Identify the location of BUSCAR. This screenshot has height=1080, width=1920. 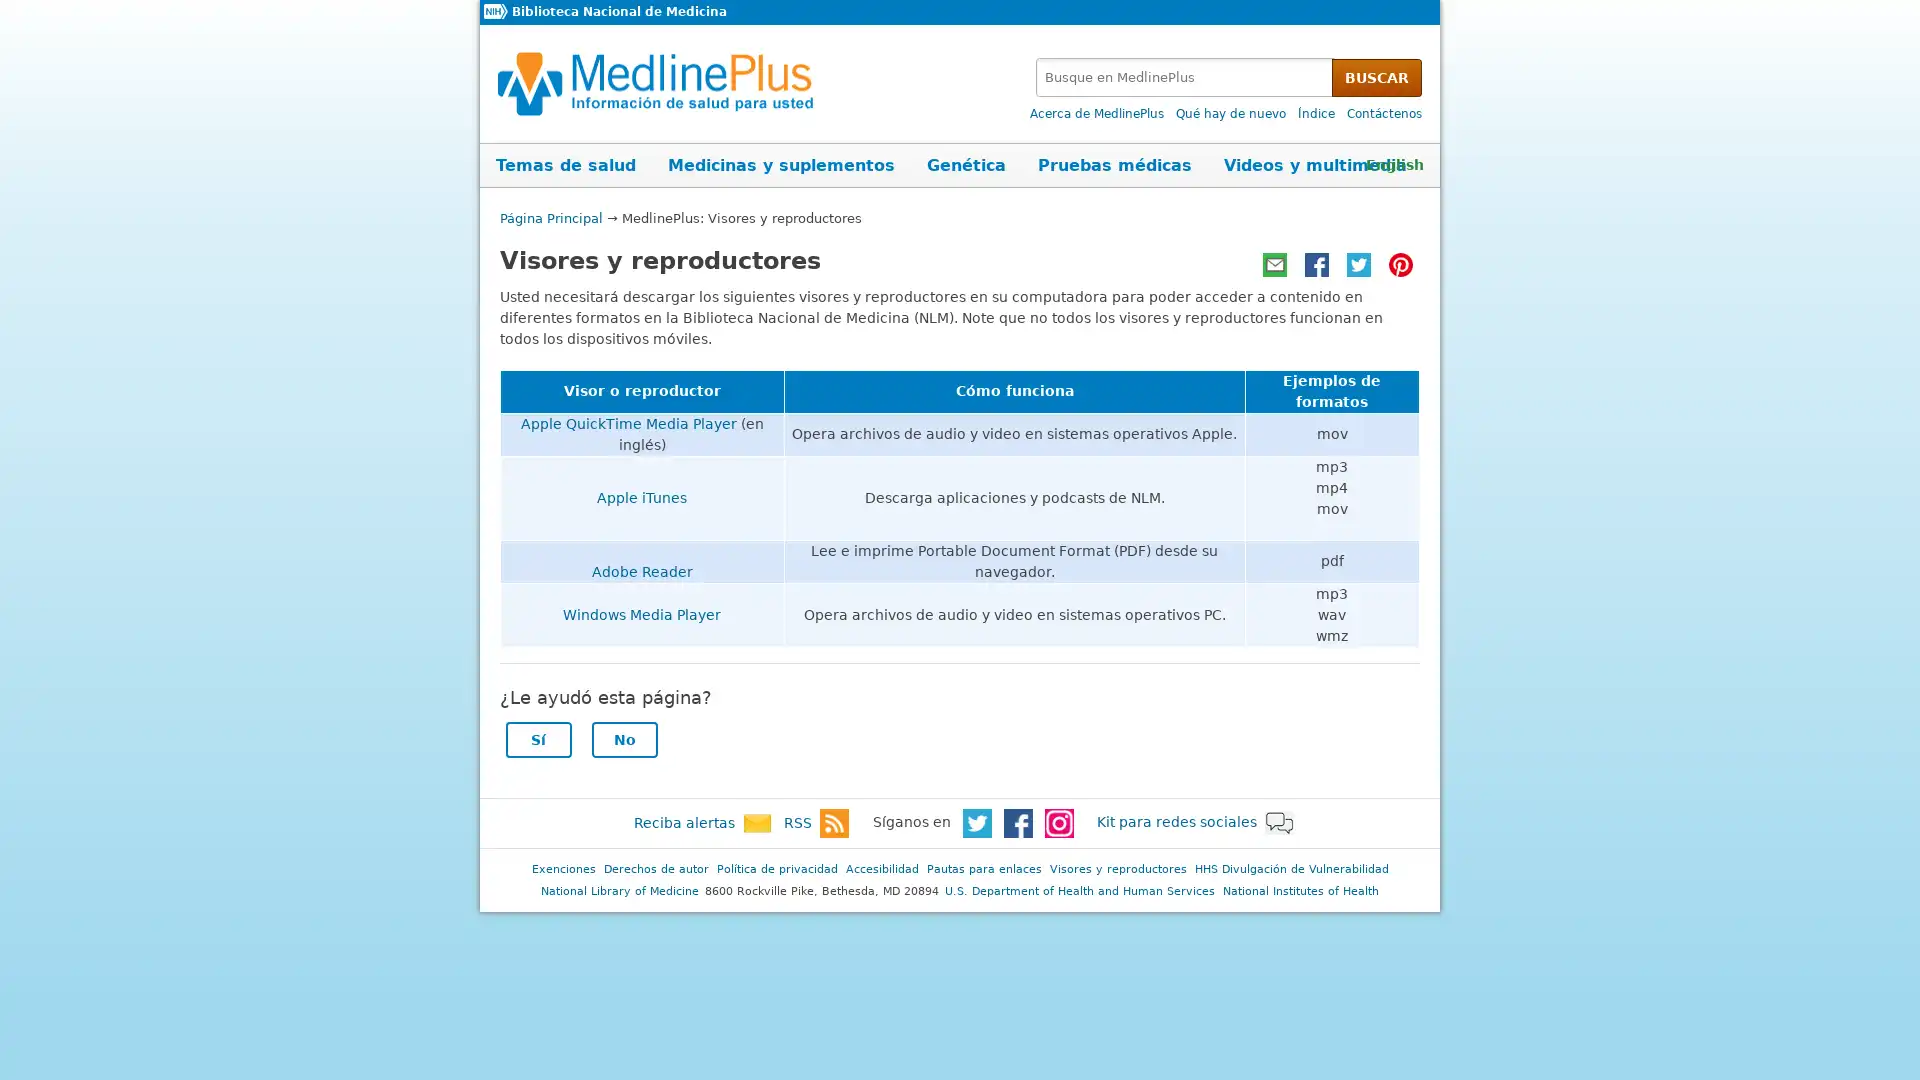
(1376, 76).